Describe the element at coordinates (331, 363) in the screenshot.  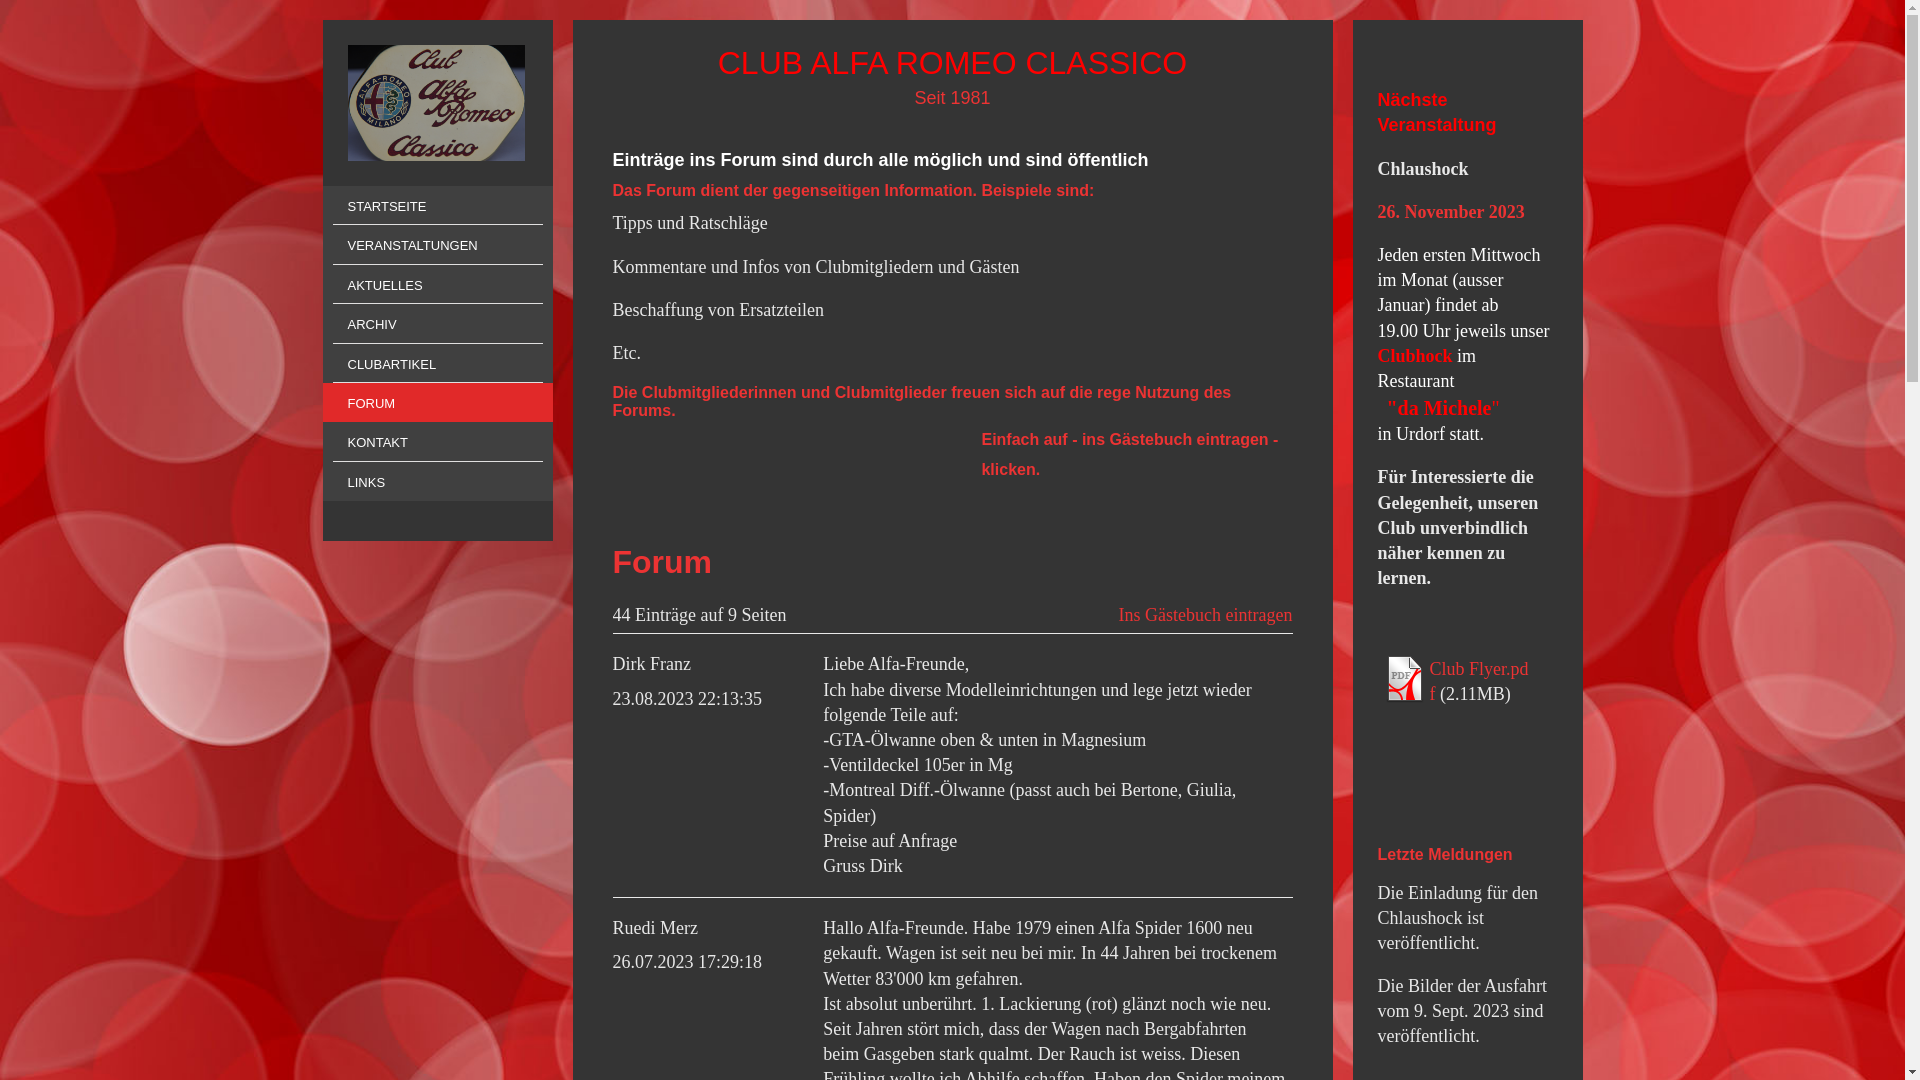
I see `'CLUBARTIKEL'` at that location.